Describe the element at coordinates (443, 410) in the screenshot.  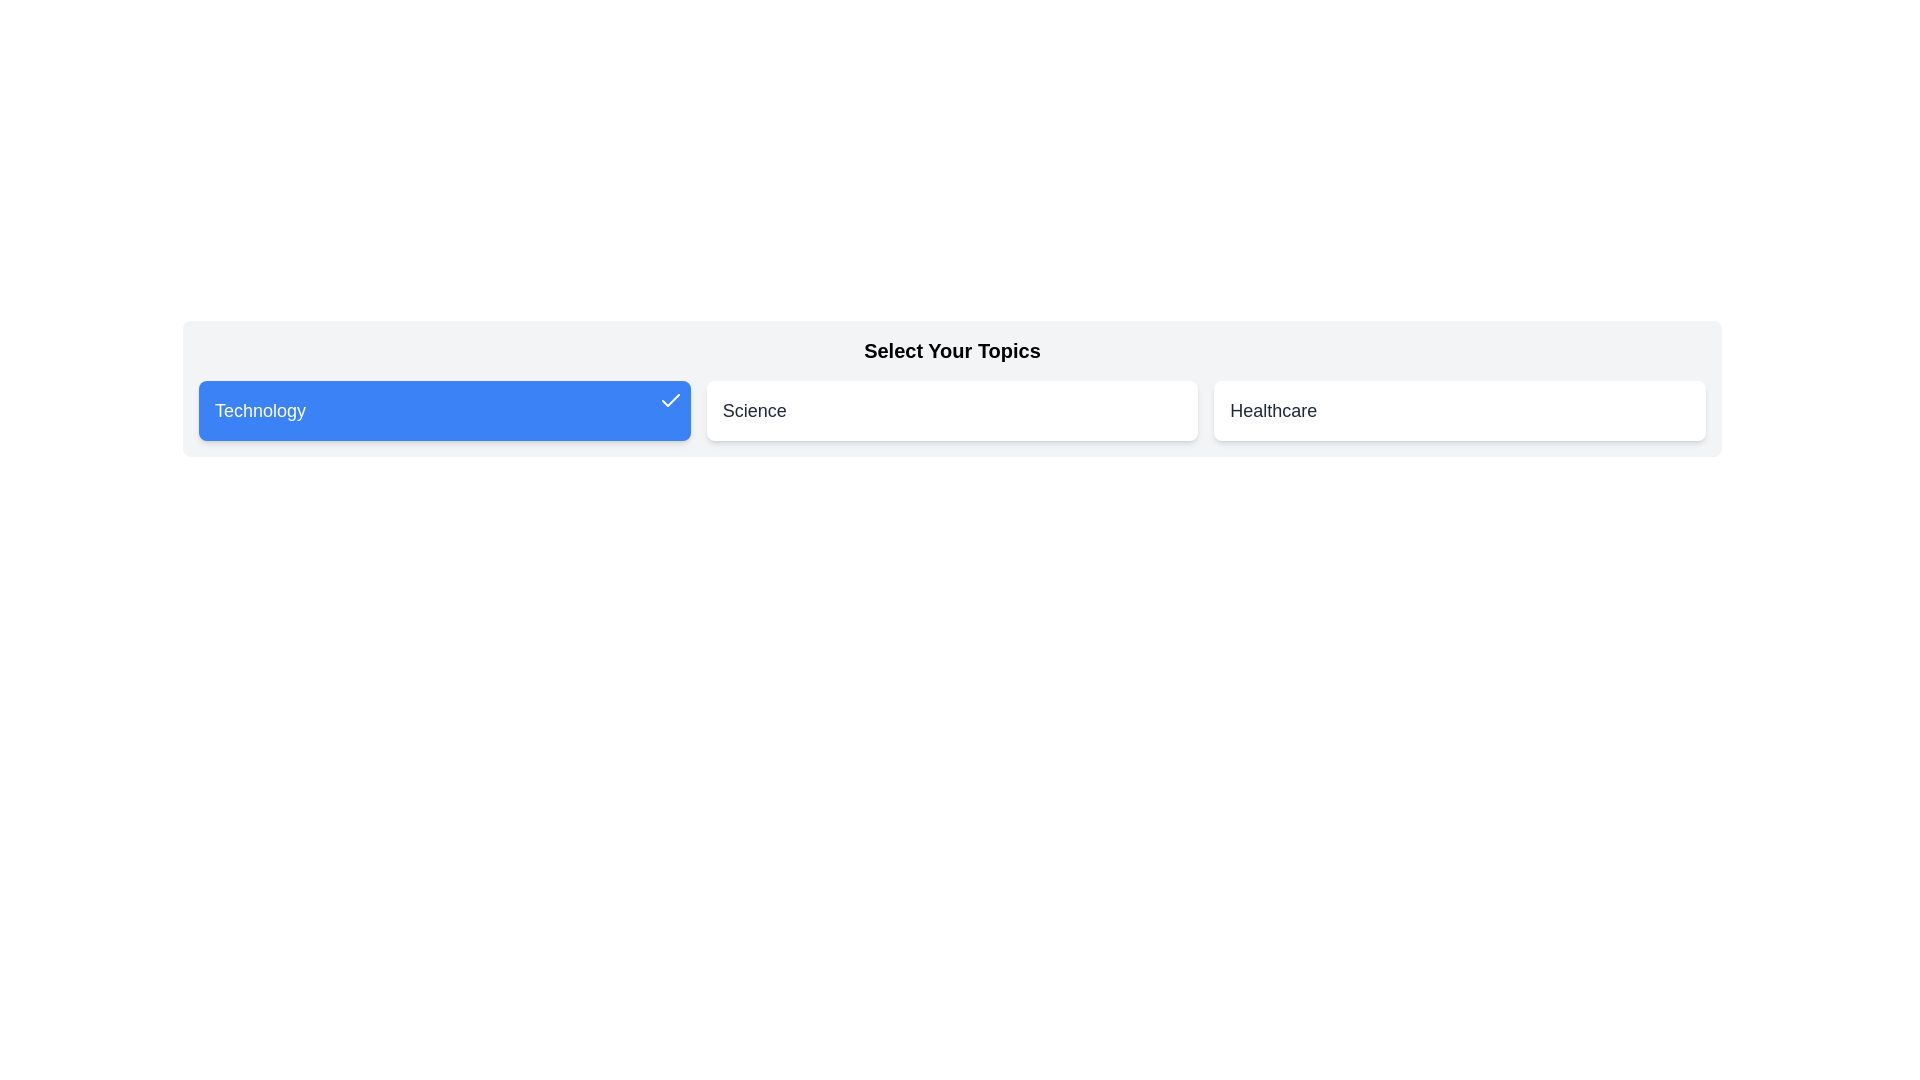
I see `the card labeled Technology to toggle its active state` at that location.